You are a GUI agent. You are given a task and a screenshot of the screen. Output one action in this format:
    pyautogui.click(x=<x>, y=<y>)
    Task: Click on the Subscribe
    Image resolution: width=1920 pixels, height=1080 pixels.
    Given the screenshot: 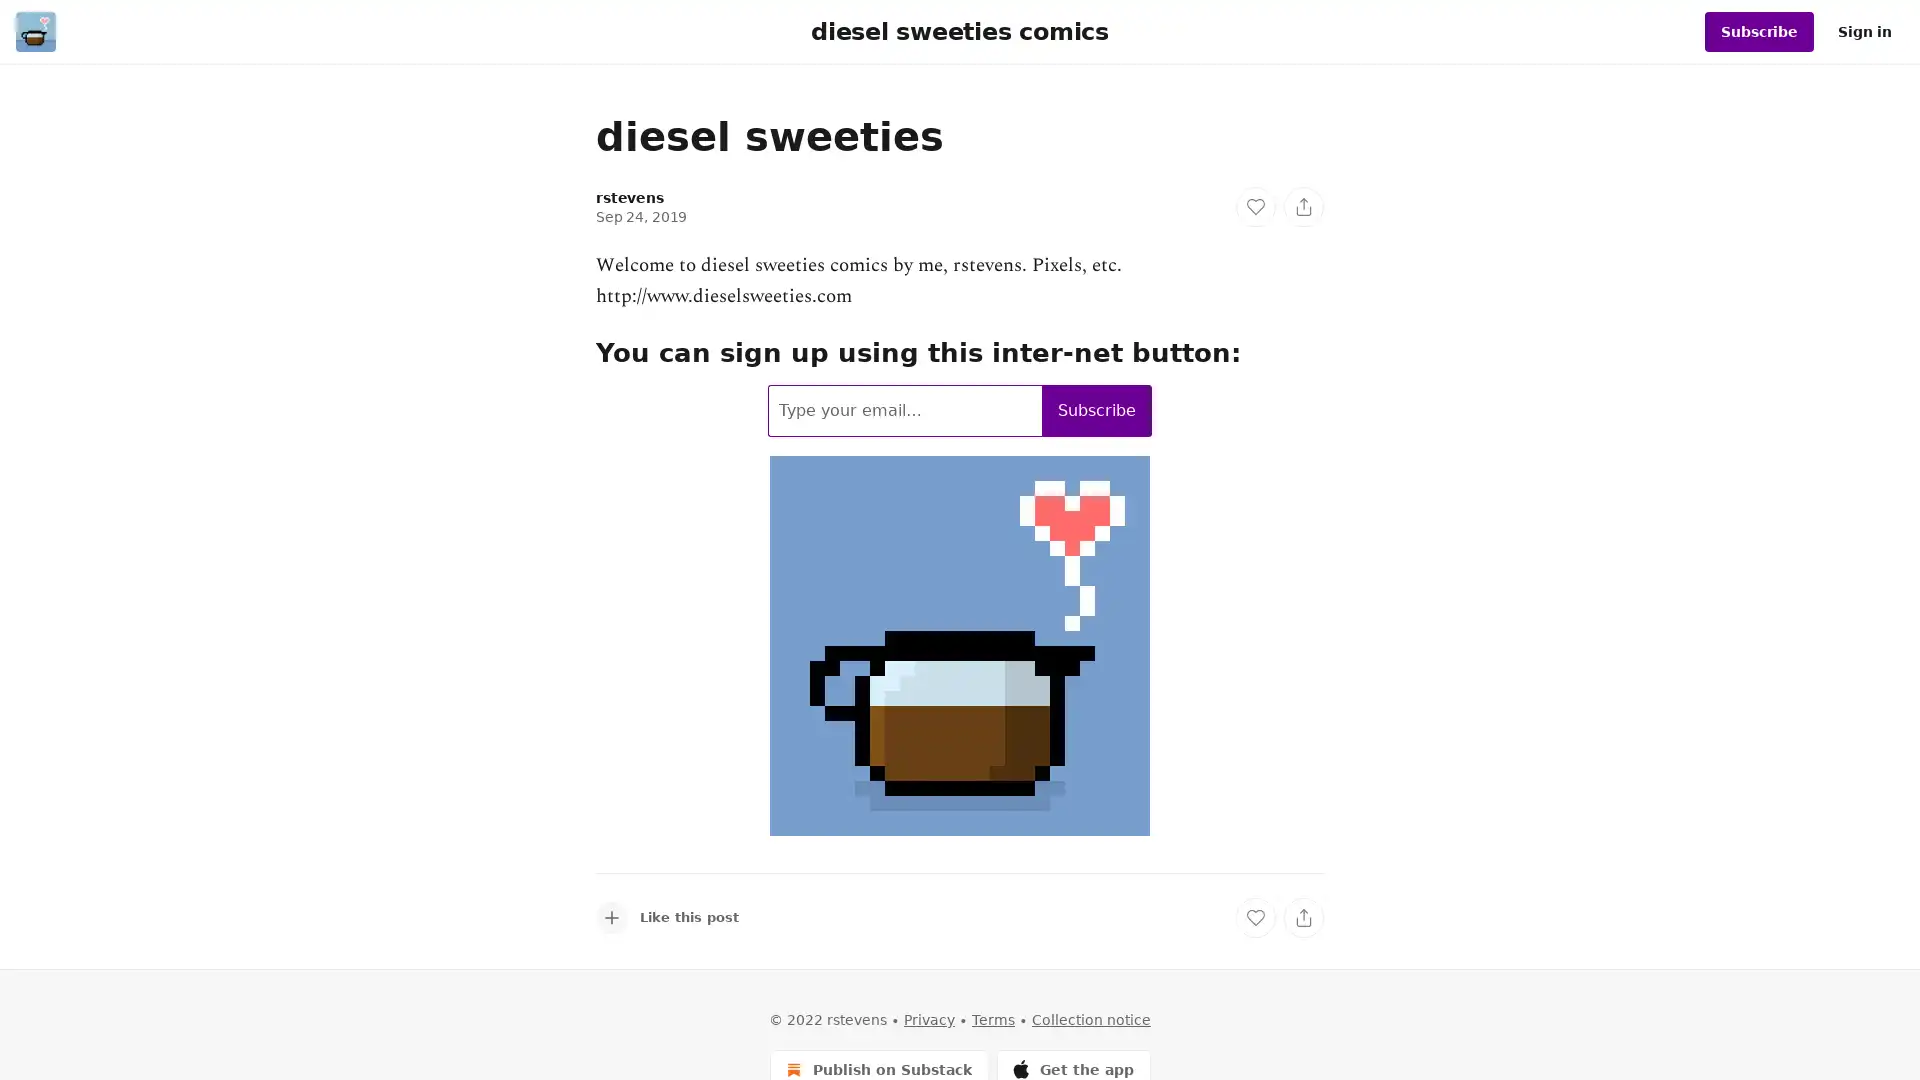 What is the action you would take?
    pyautogui.click(x=1096, y=408)
    